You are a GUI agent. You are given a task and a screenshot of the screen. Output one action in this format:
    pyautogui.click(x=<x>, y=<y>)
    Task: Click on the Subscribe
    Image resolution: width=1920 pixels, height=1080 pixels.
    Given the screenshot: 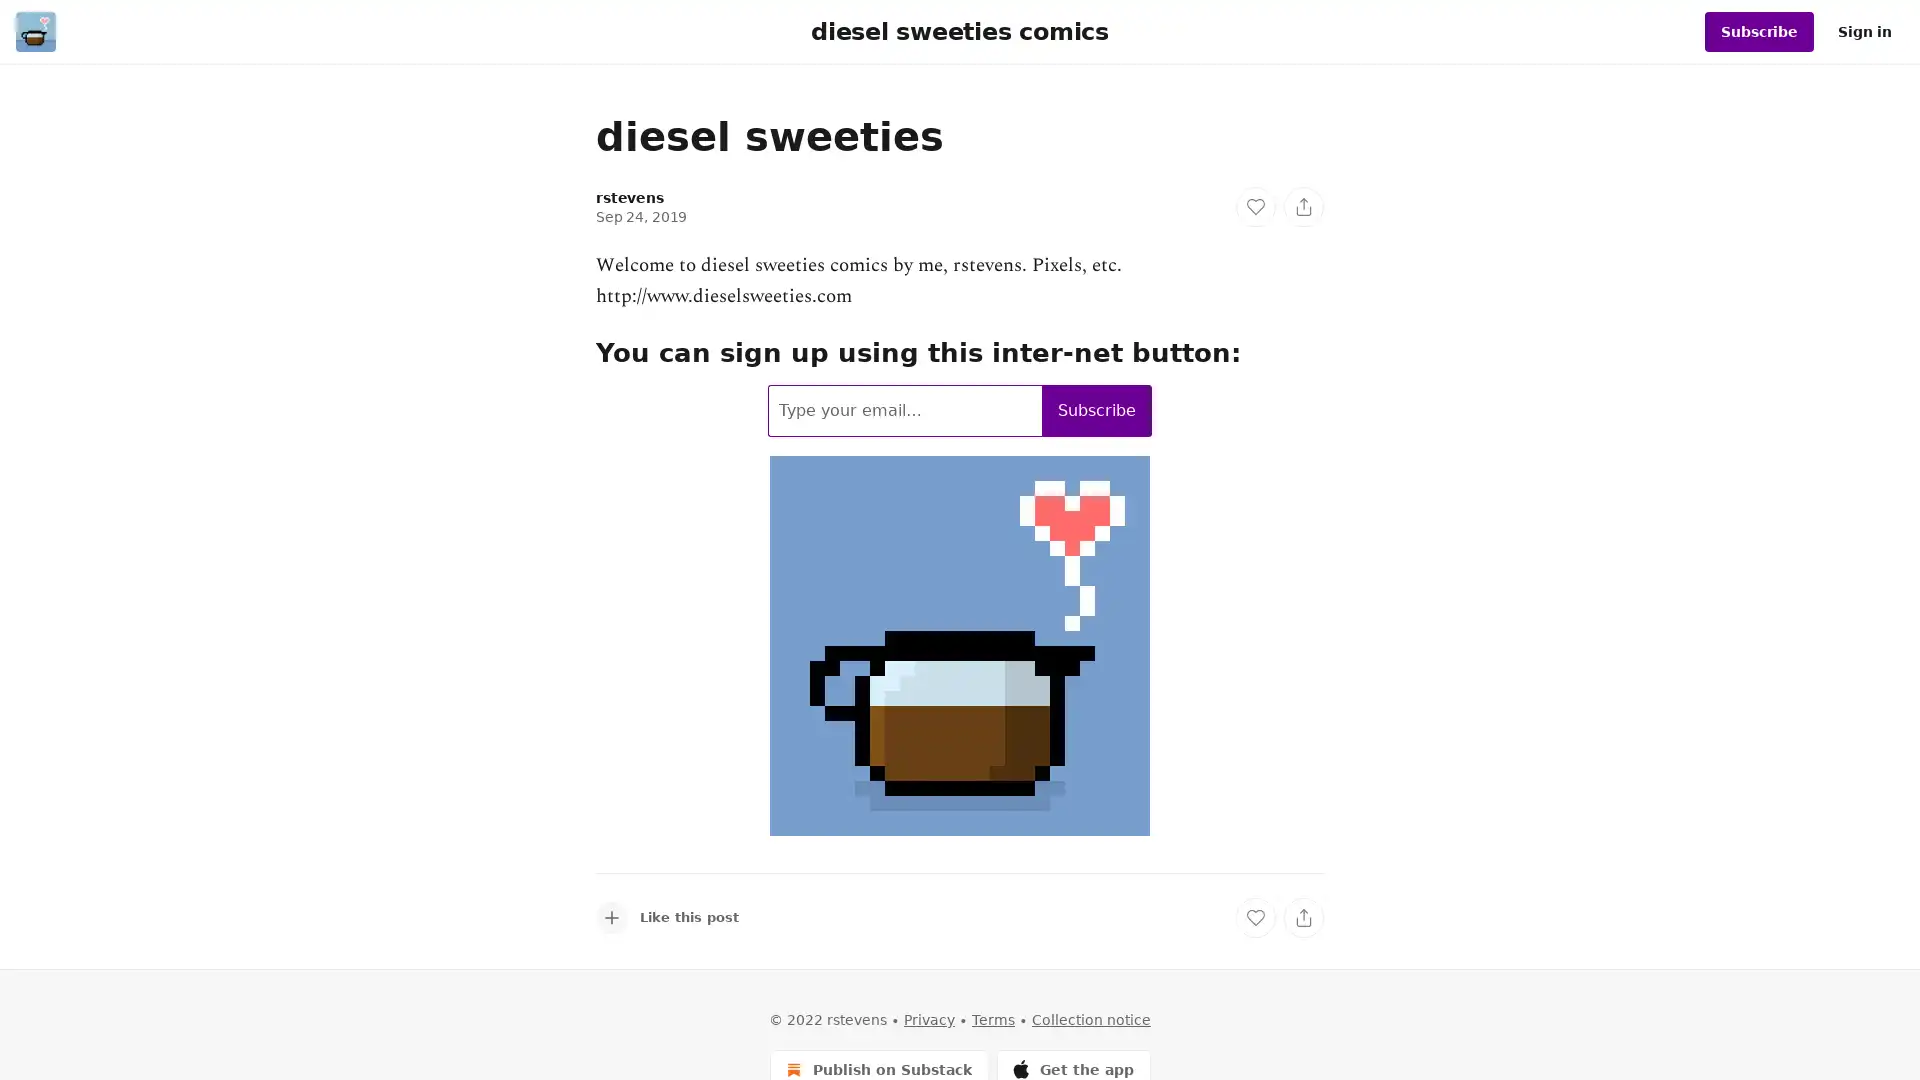 What is the action you would take?
    pyautogui.click(x=1096, y=408)
    